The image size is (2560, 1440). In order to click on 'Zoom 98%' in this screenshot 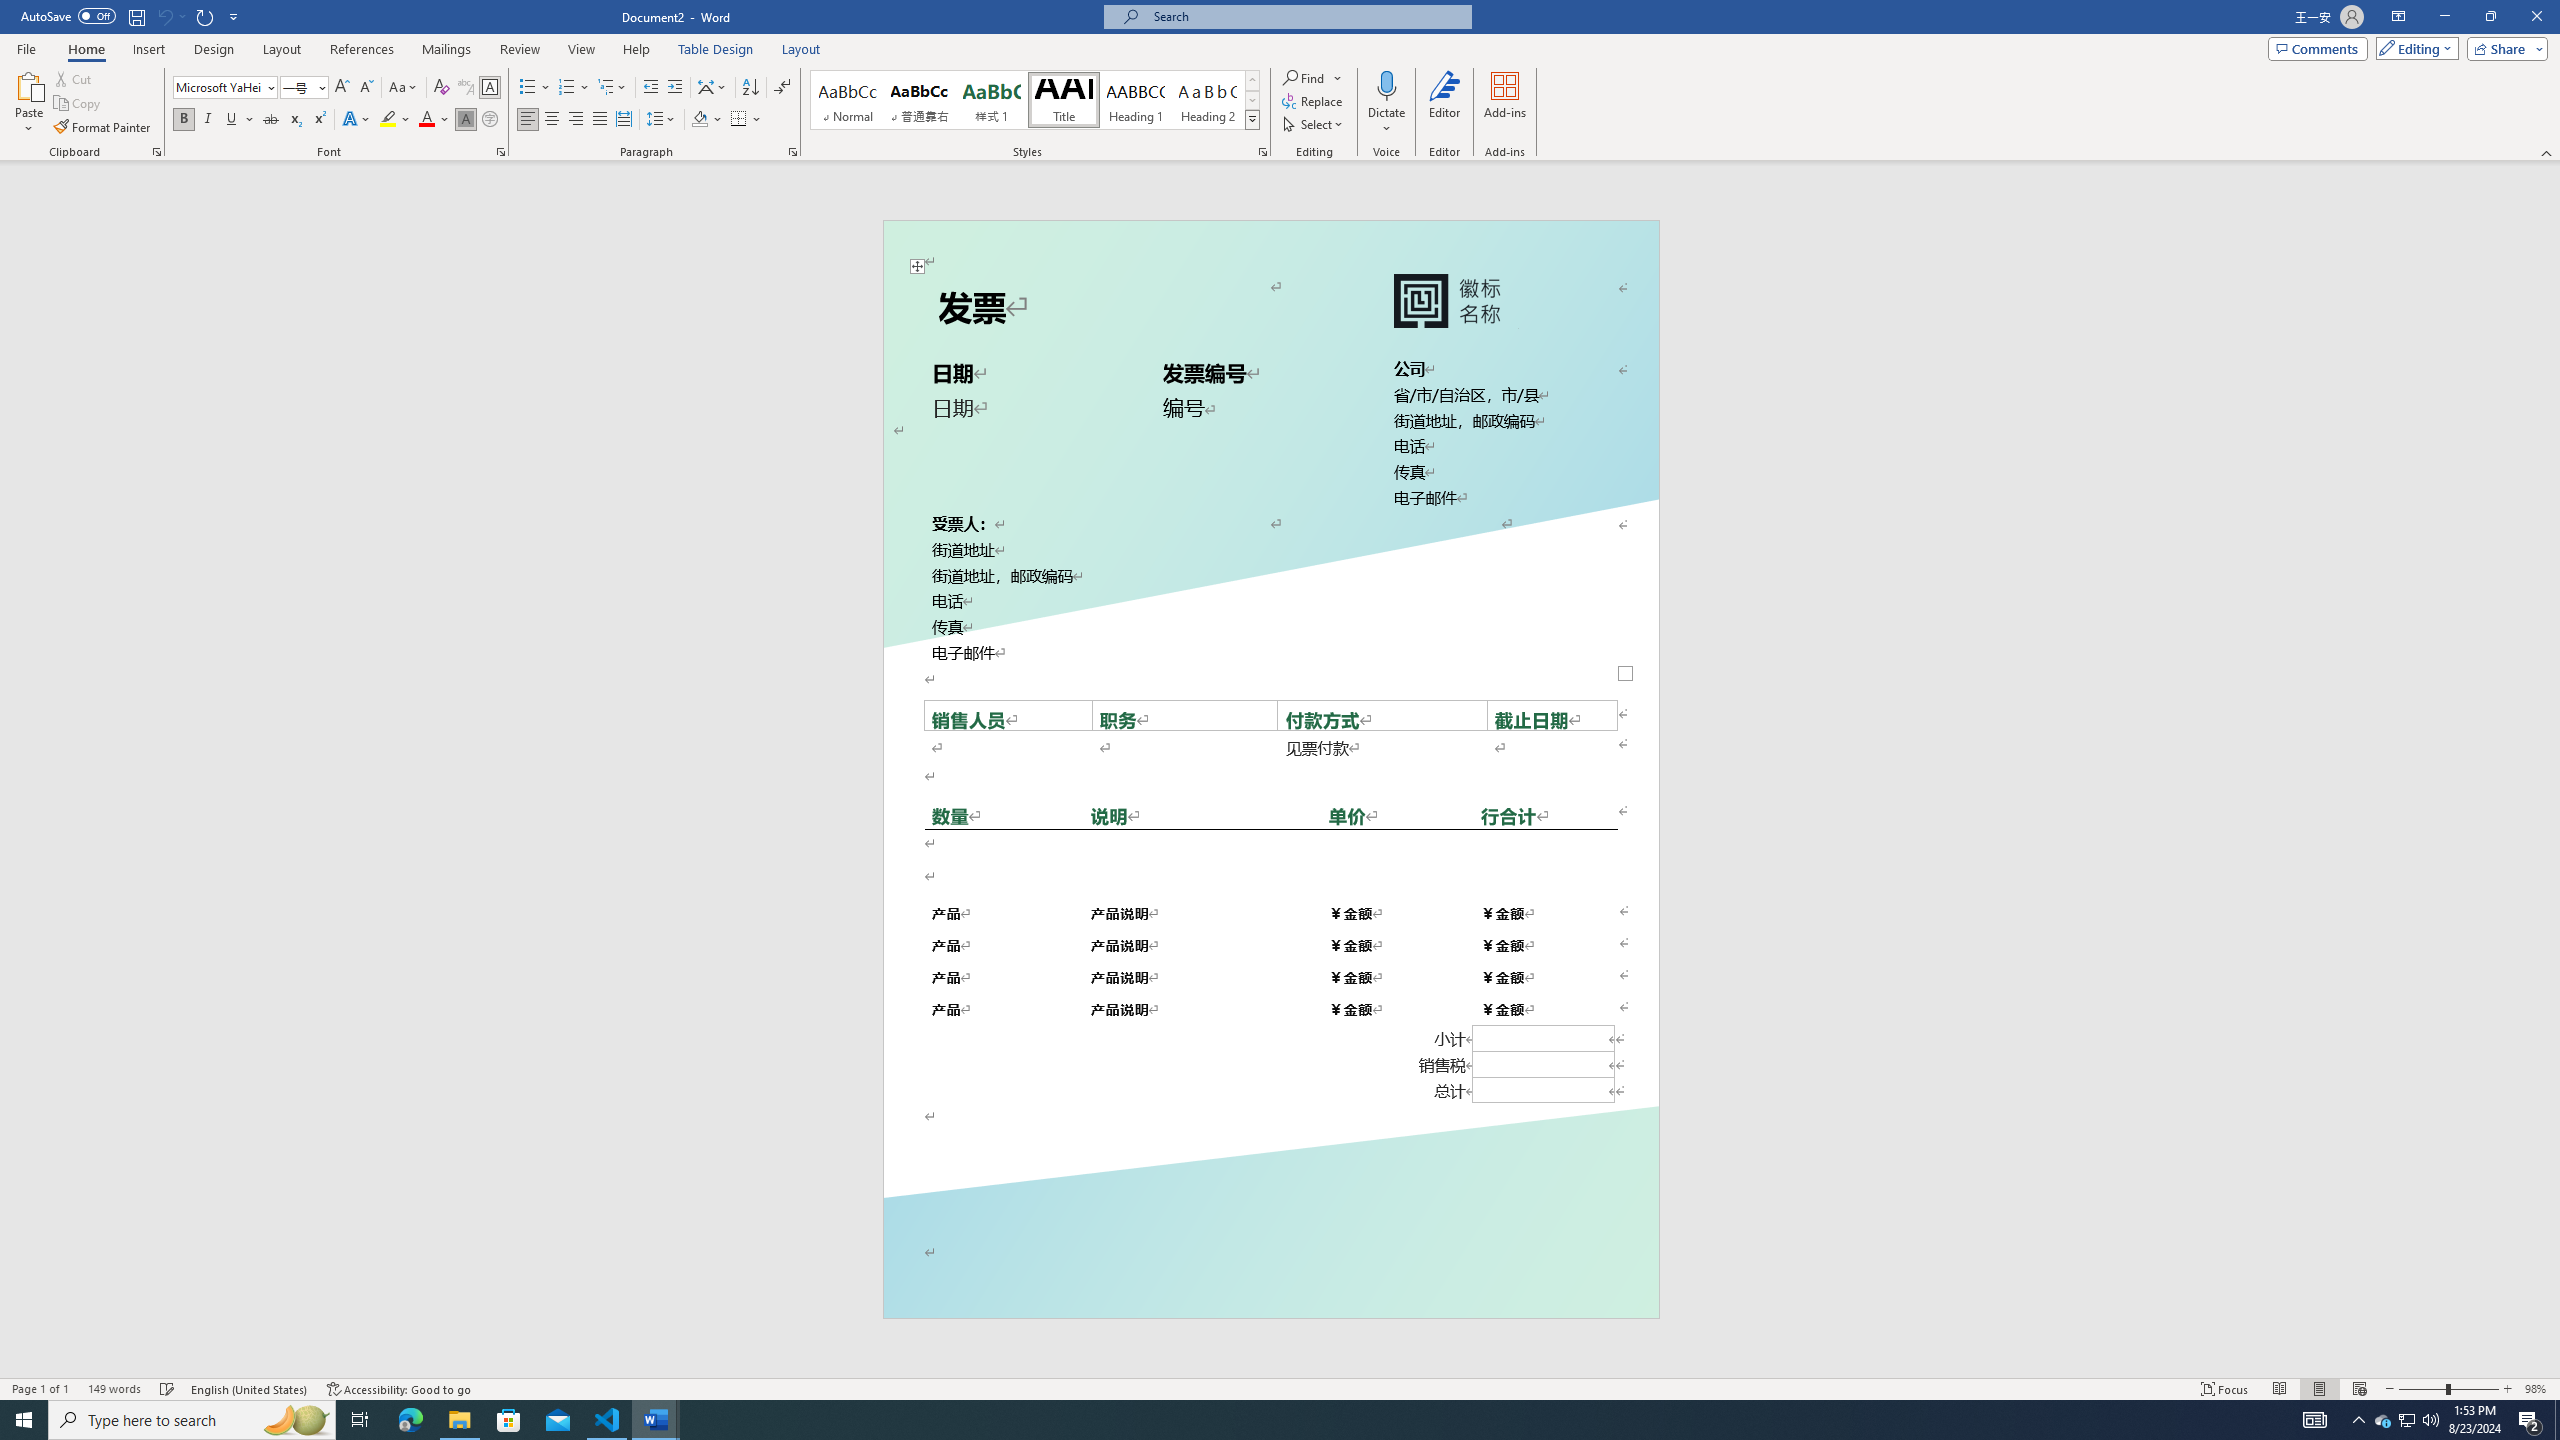, I will do `click(2537, 1389)`.